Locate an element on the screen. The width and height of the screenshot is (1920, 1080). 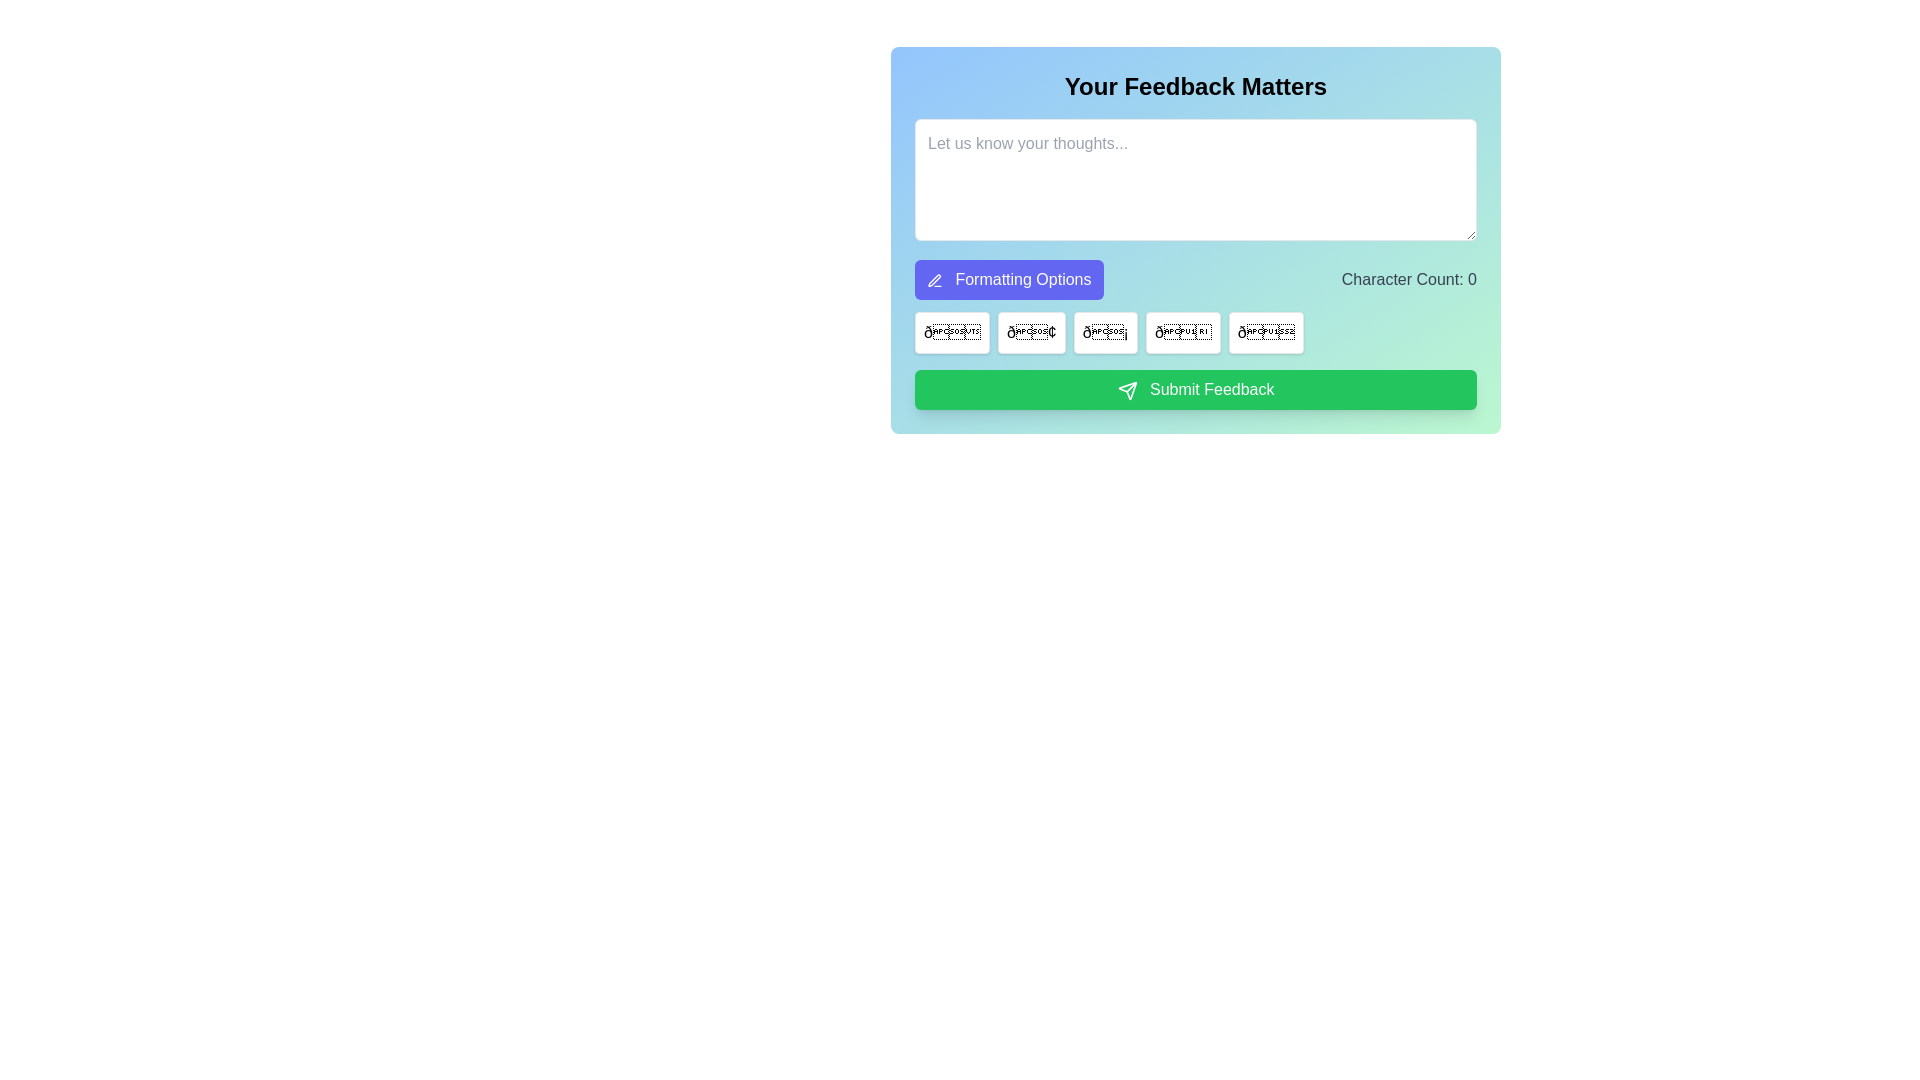
the 'Submit Feedback' button, which contains a small green triangular icon resembling a paper airplane is located at coordinates (1127, 390).